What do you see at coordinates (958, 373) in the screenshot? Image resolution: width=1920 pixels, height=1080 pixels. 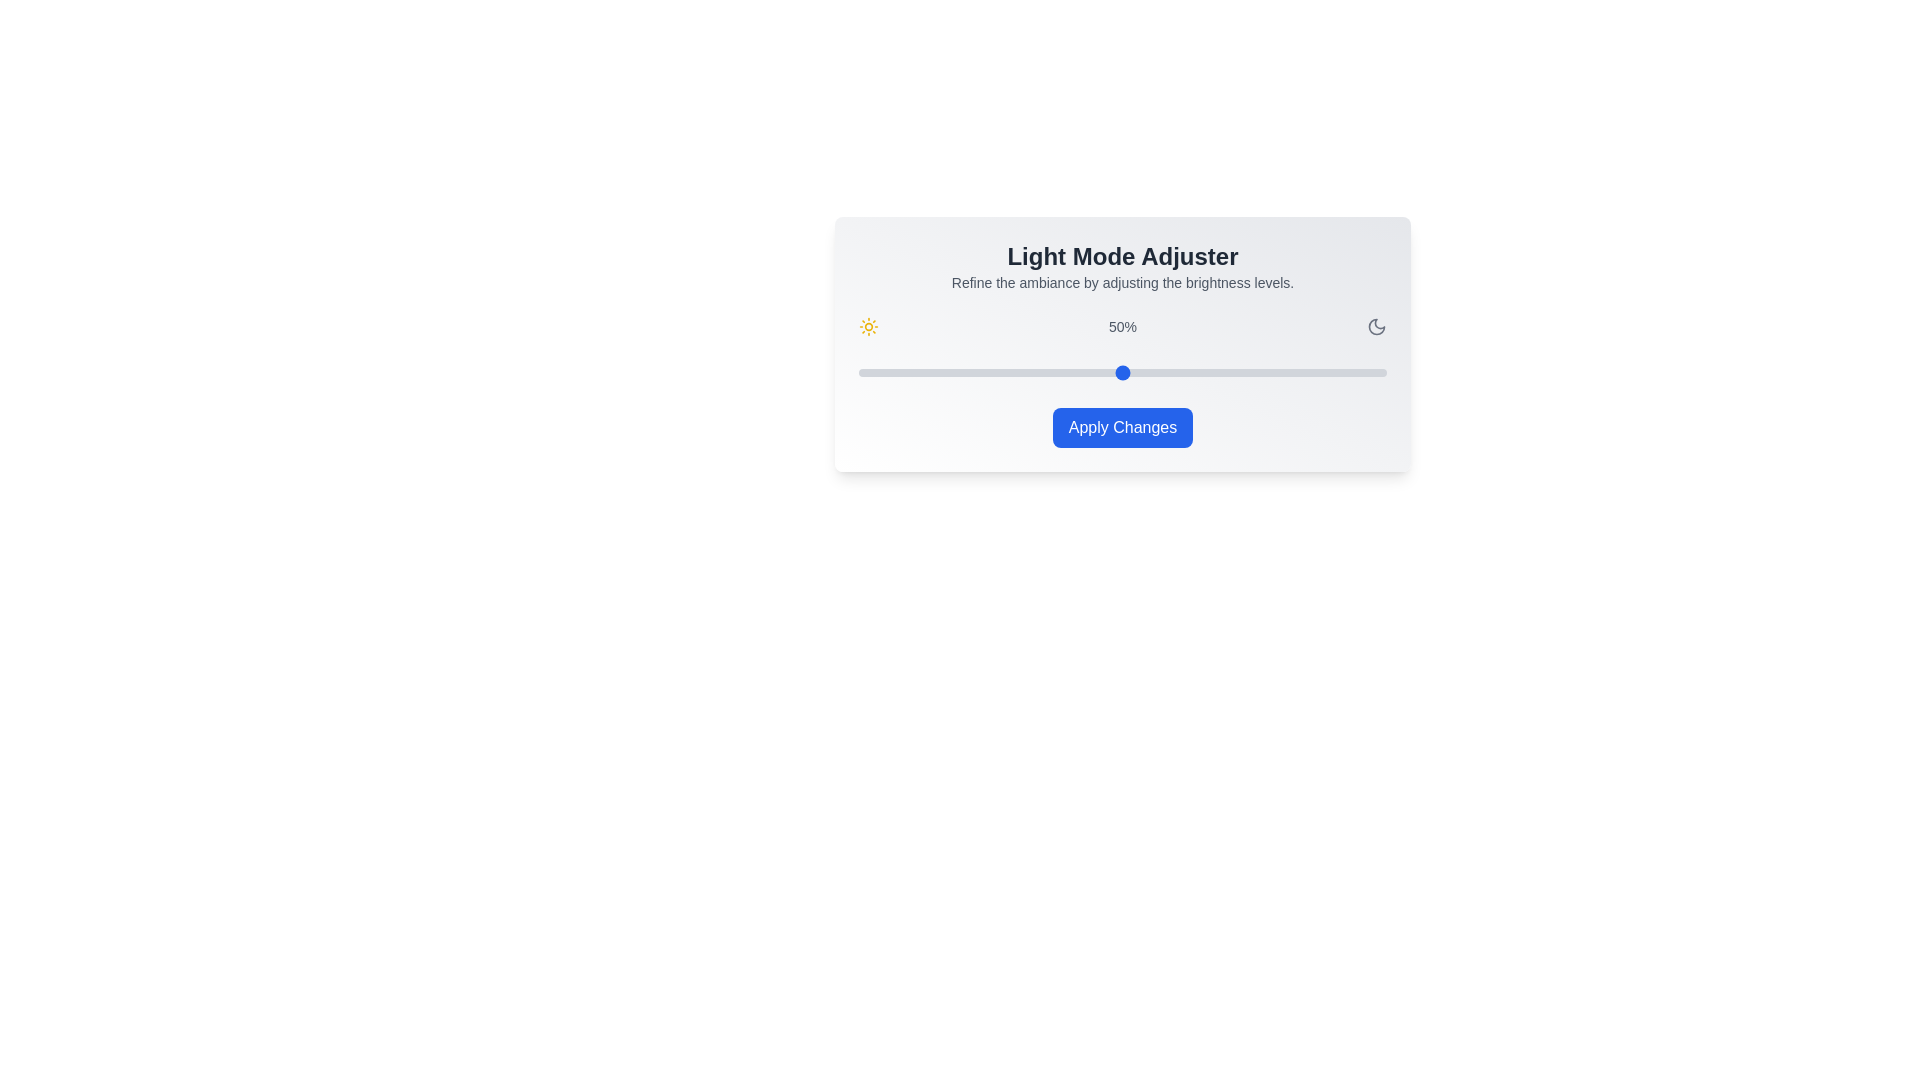 I see `the brightness slider to 19%` at bounding box center [958, 373].